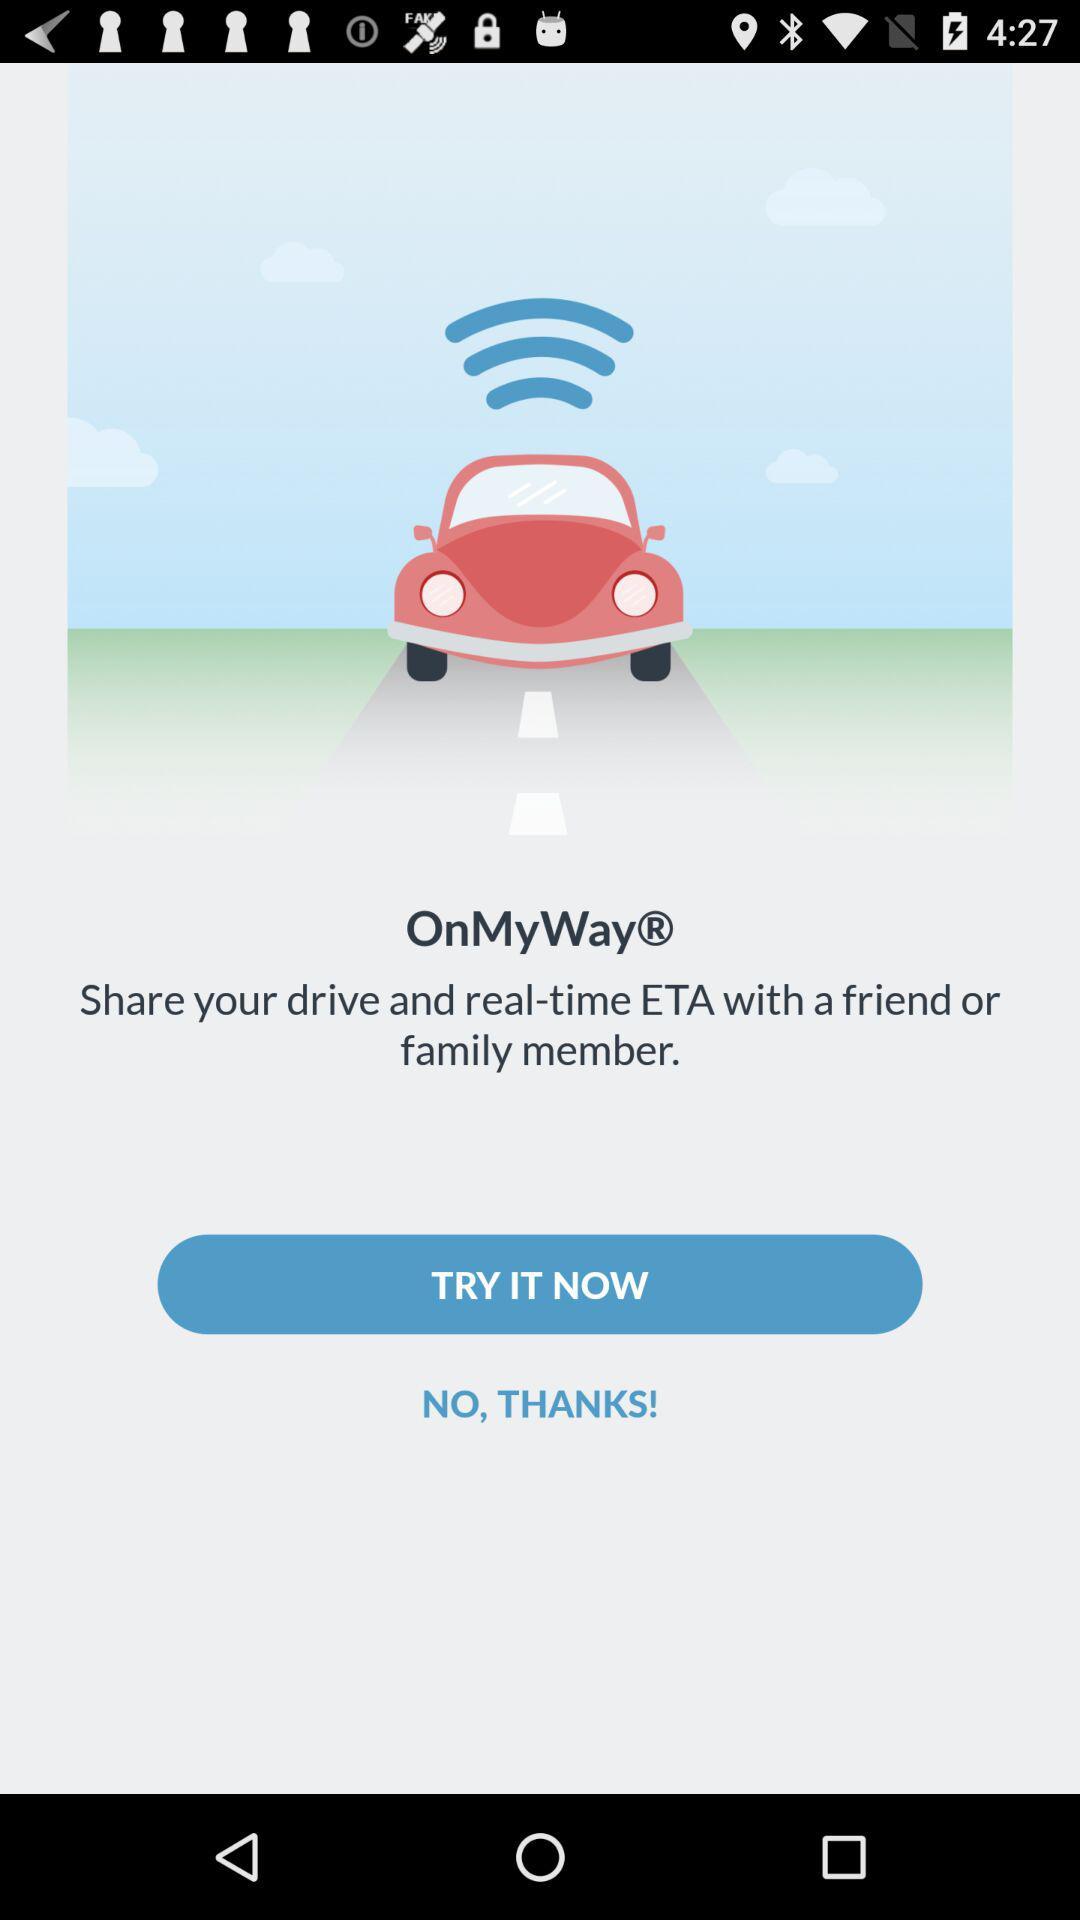 This screenshot has width=1080, height=1920. I want to click on icon below the try it now icon, so click(540, 1401).